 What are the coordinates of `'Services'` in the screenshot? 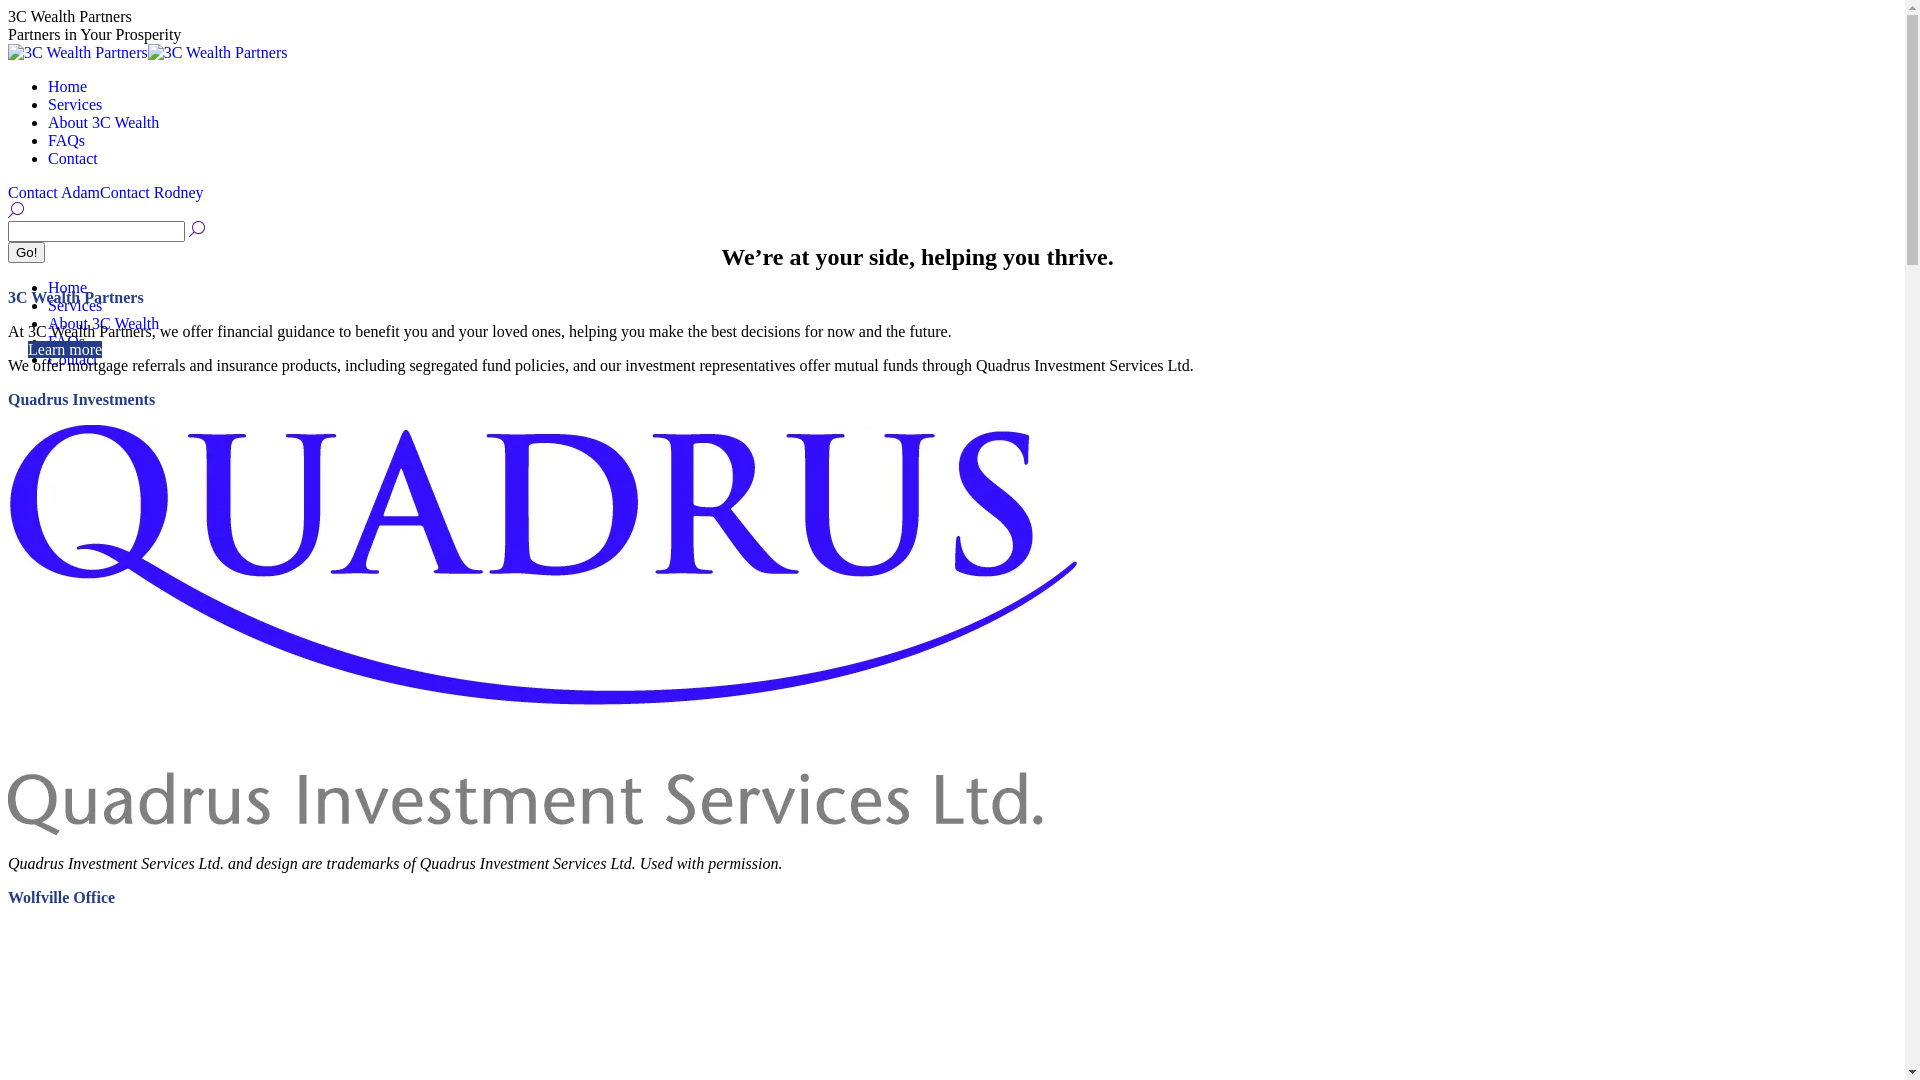 It's located at (75, 305).